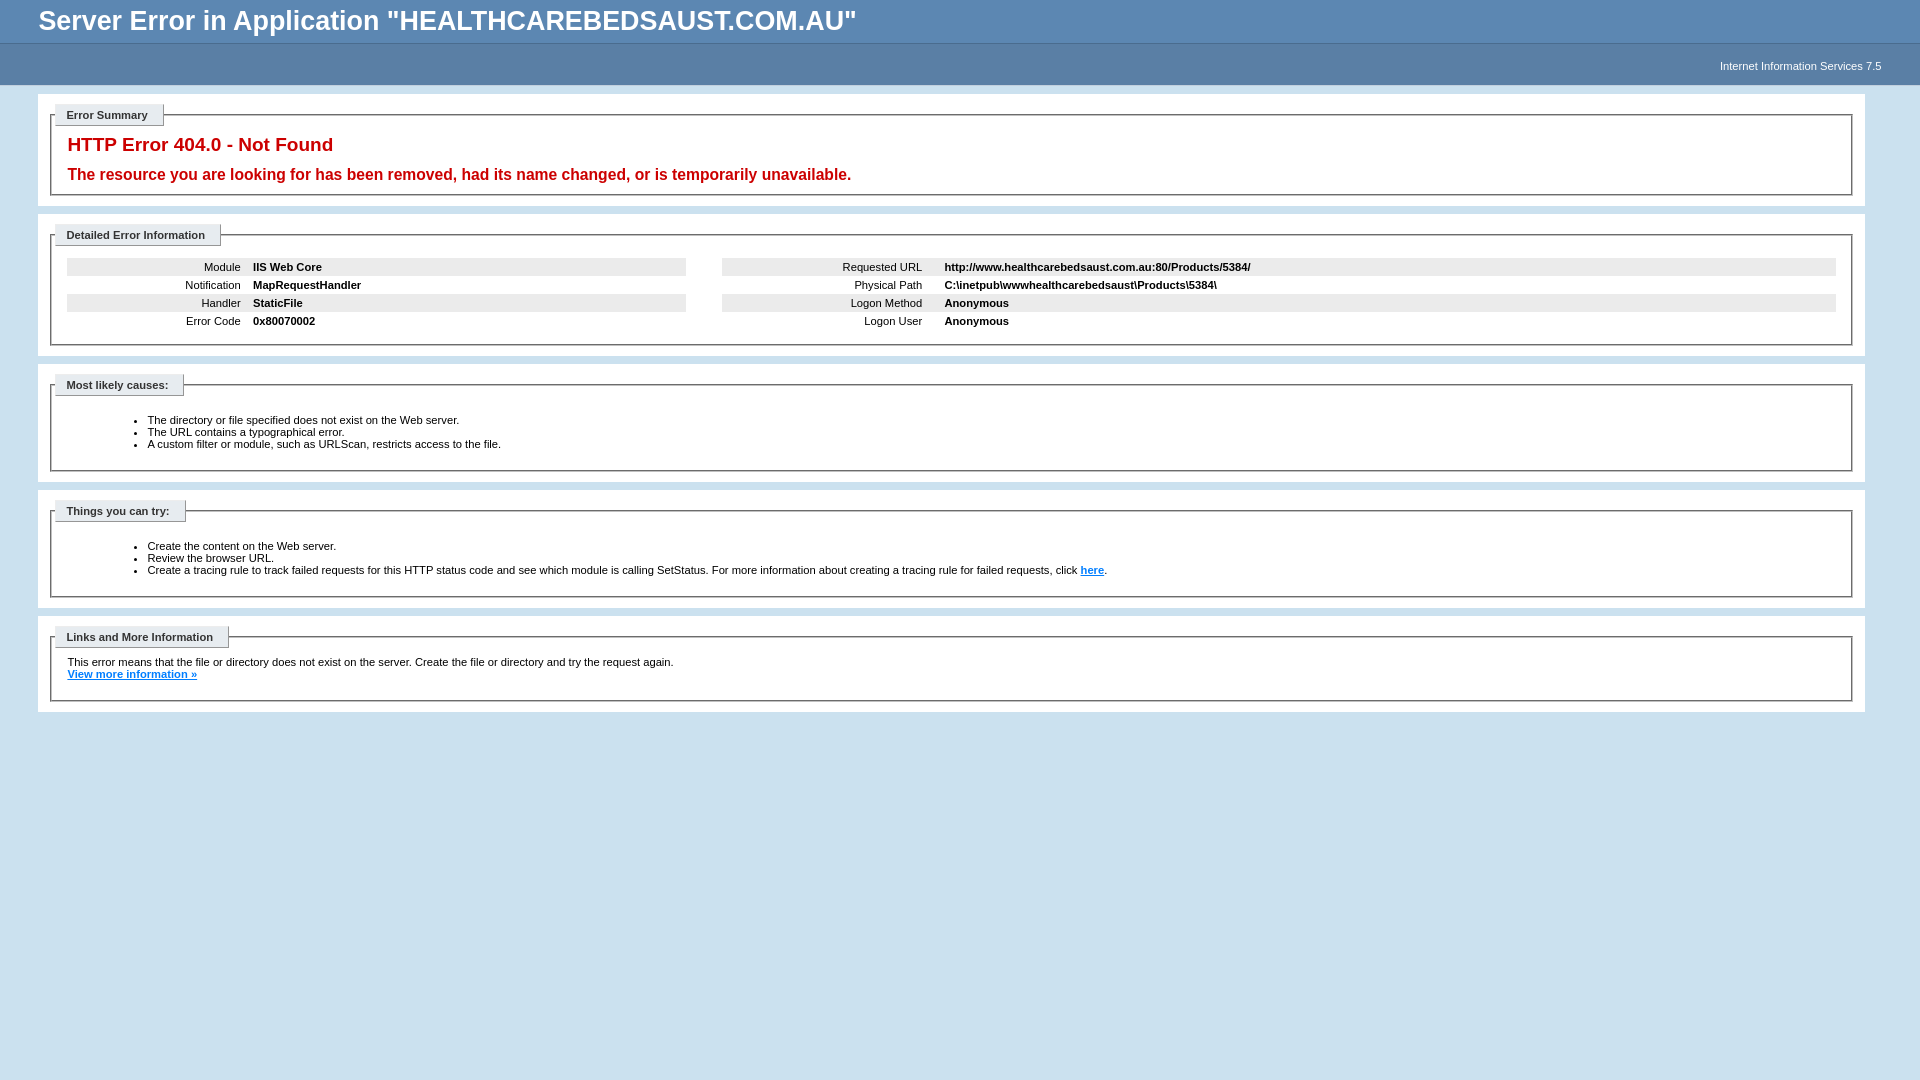 This screenshot has width=1920, height=1080. What do you see at coordinates (1092, 570) in the screenshot?
I see `'here'` at bounding box center [1092, 570].